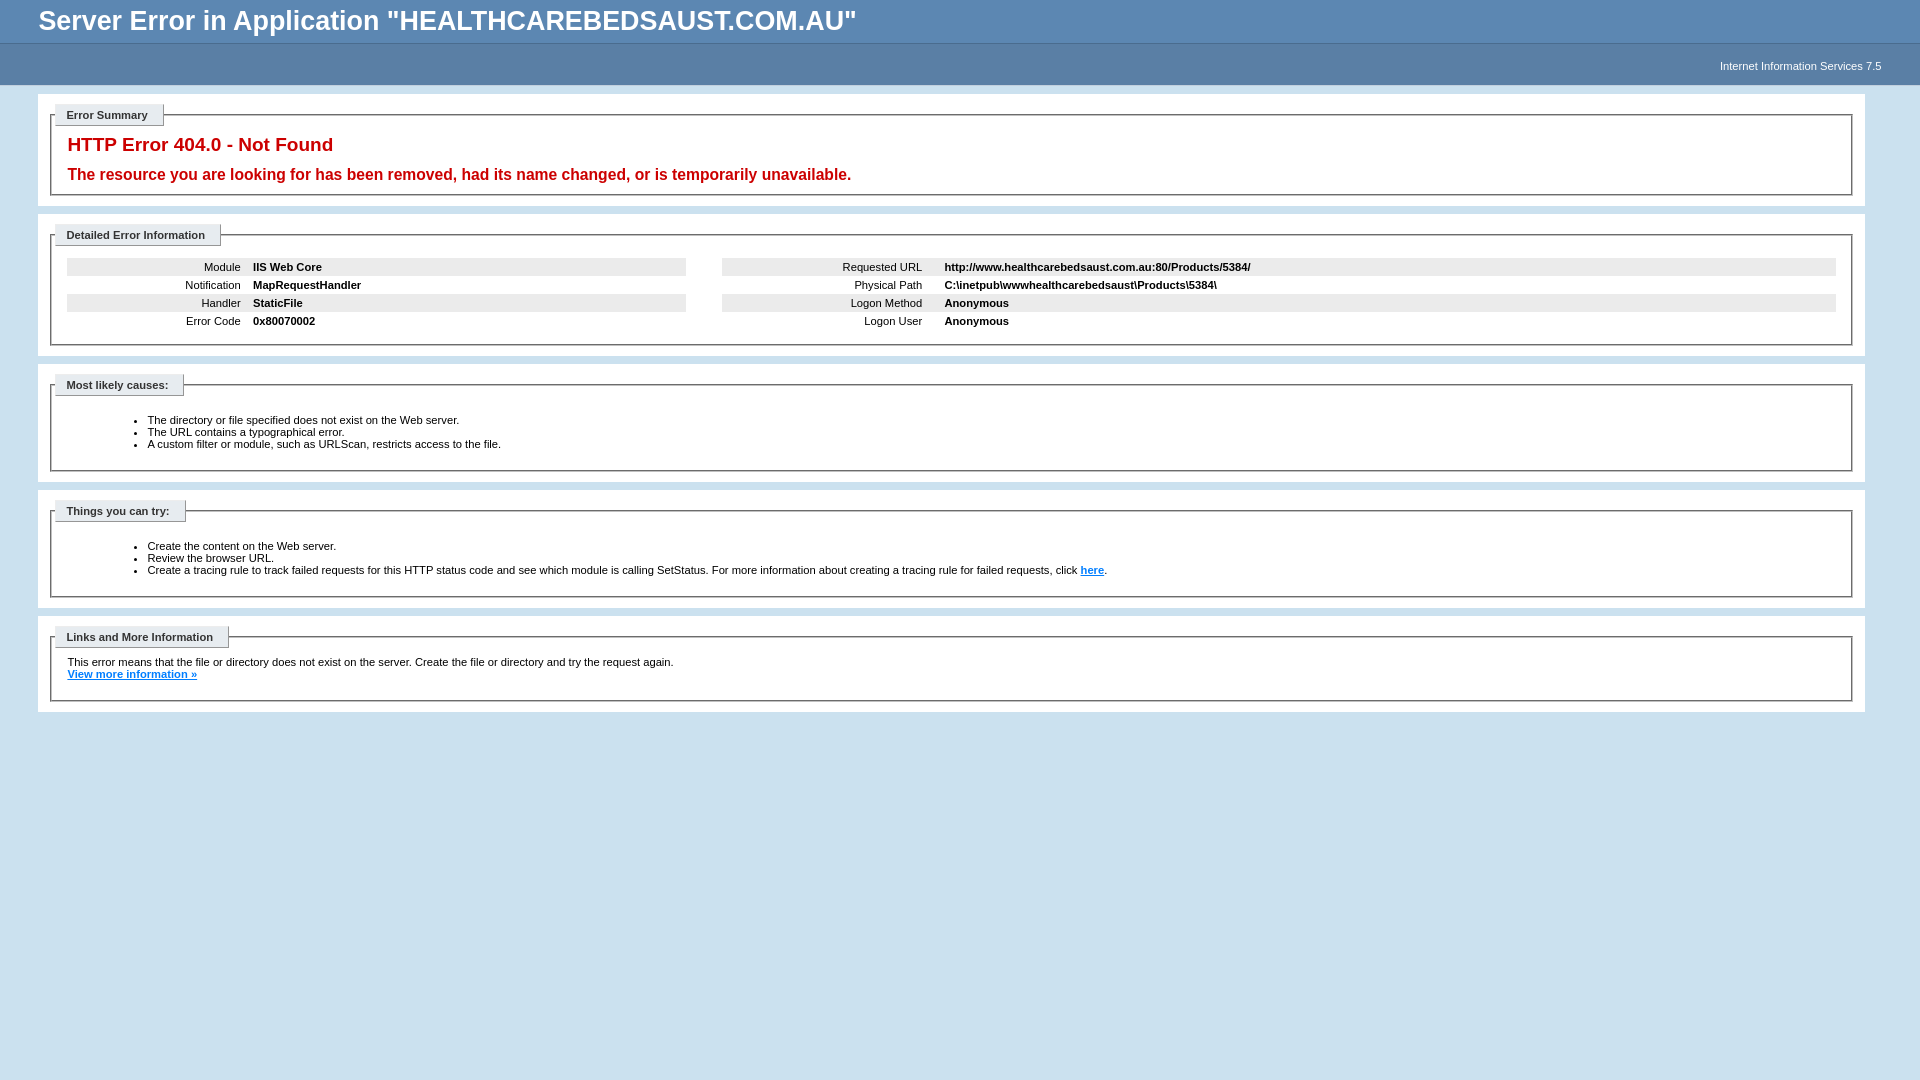 This screenshot has width=1920, height=1080. What do you see at coordinates (1092, 570) in the screenshot?
I see `'here'` at bounding box center [1092, 570].